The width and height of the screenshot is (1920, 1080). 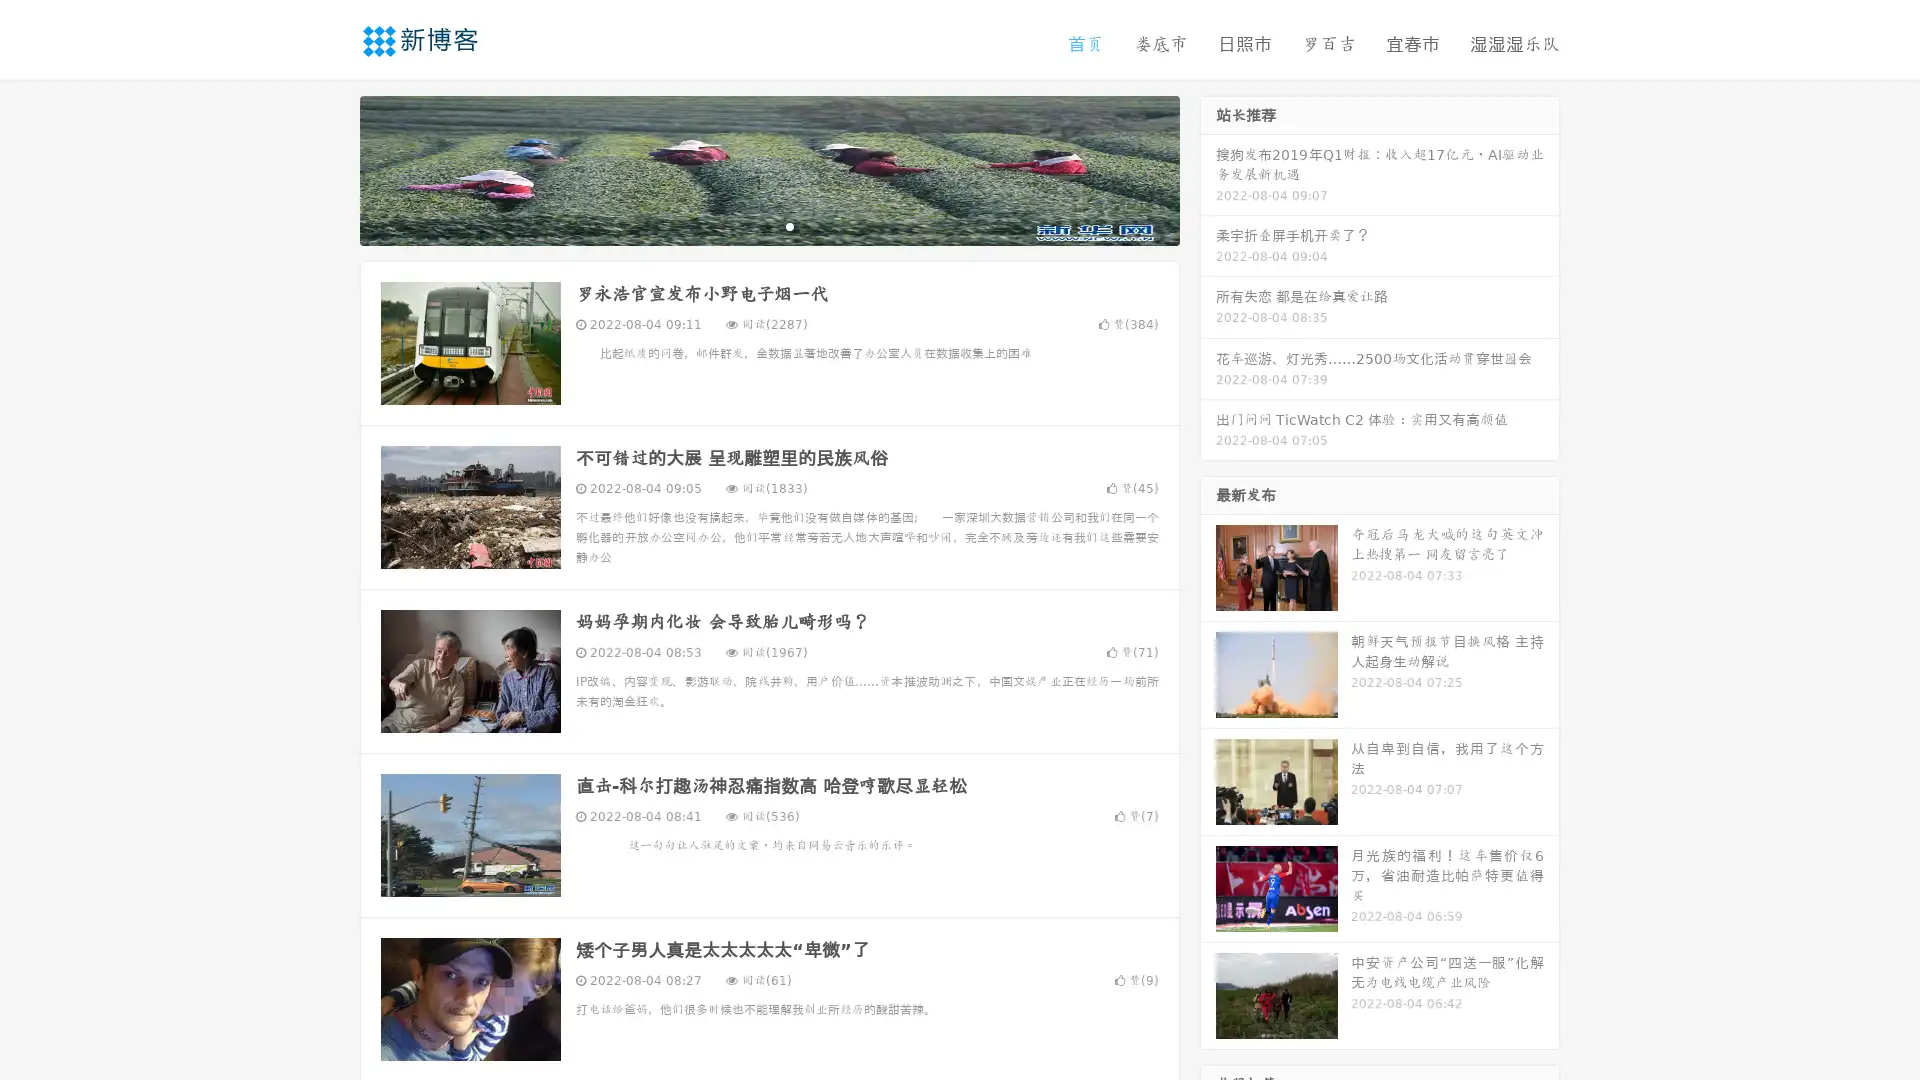 I want to click on Go to slide 1, so click(x=748, y=225).